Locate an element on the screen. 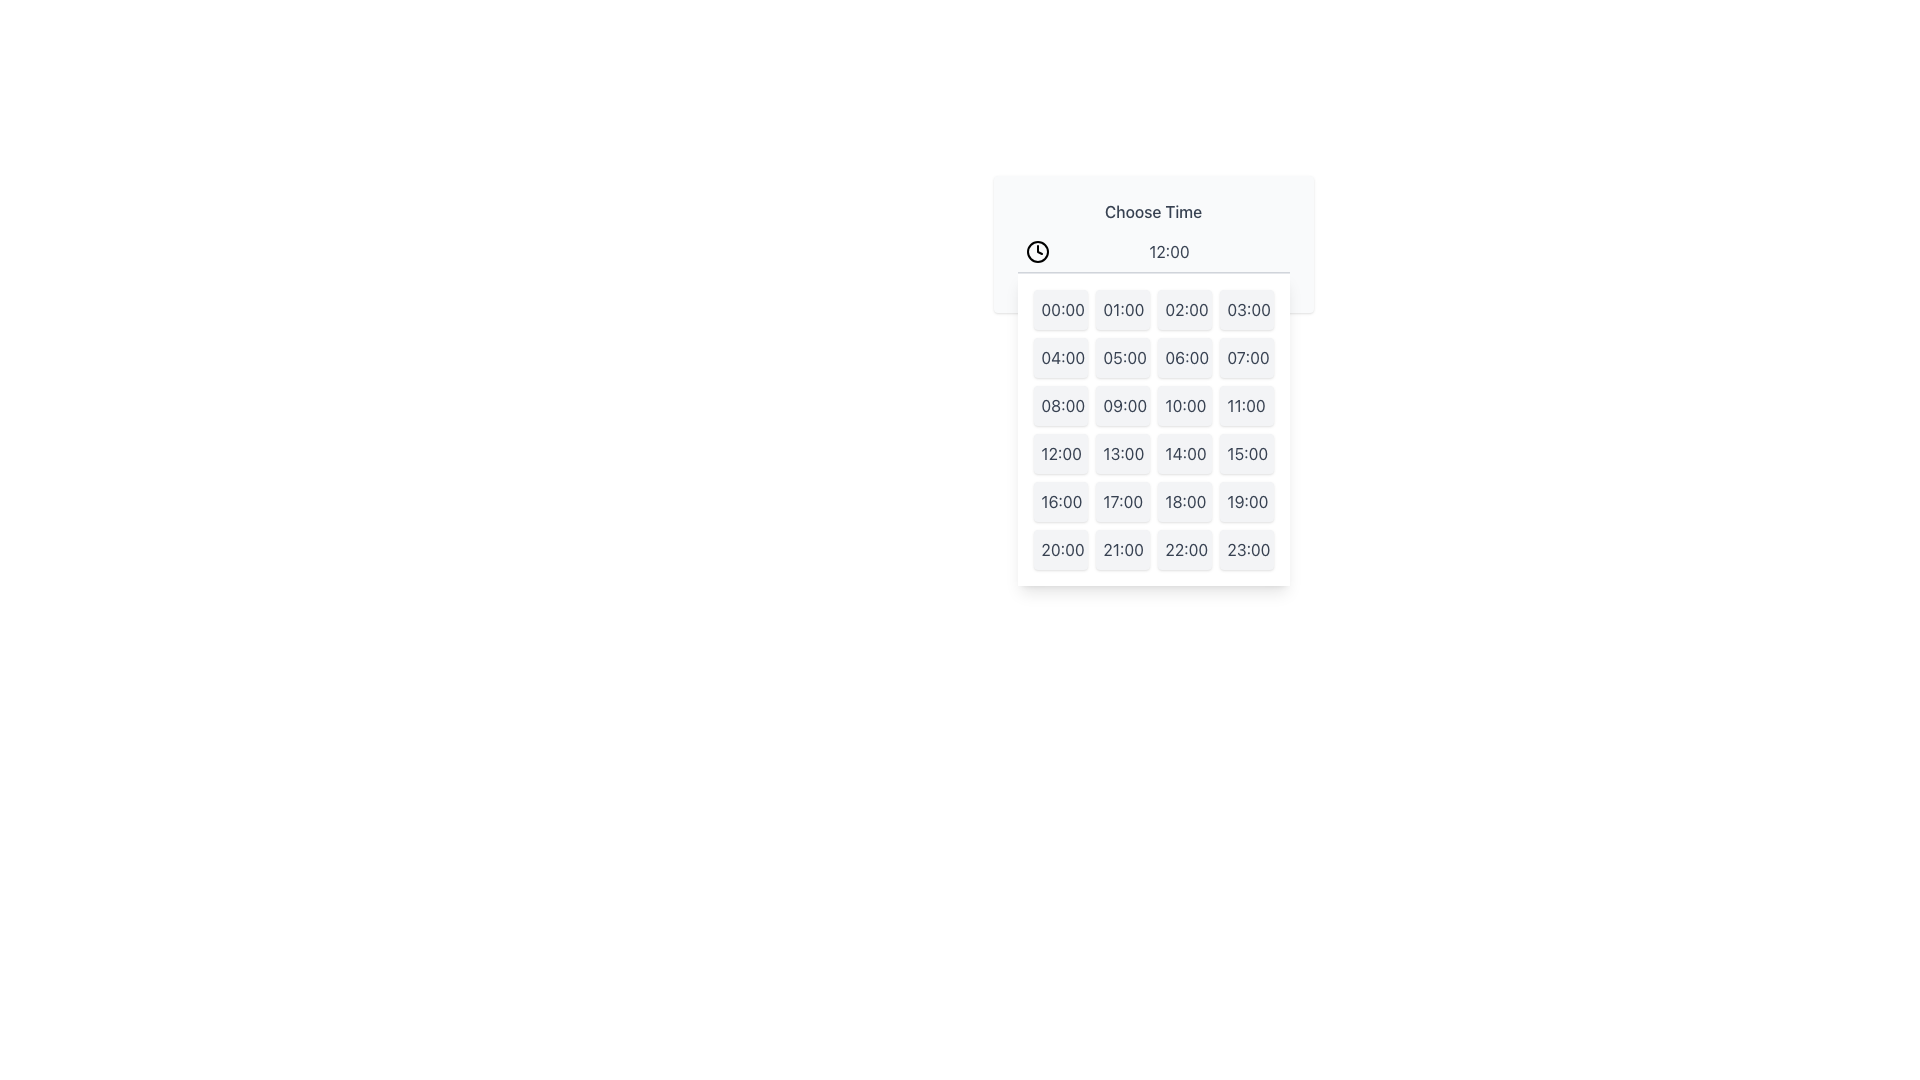  the rectangular button labeled '14:00' with a light gray background and dark gray text is located at coordinates (1184, 454).